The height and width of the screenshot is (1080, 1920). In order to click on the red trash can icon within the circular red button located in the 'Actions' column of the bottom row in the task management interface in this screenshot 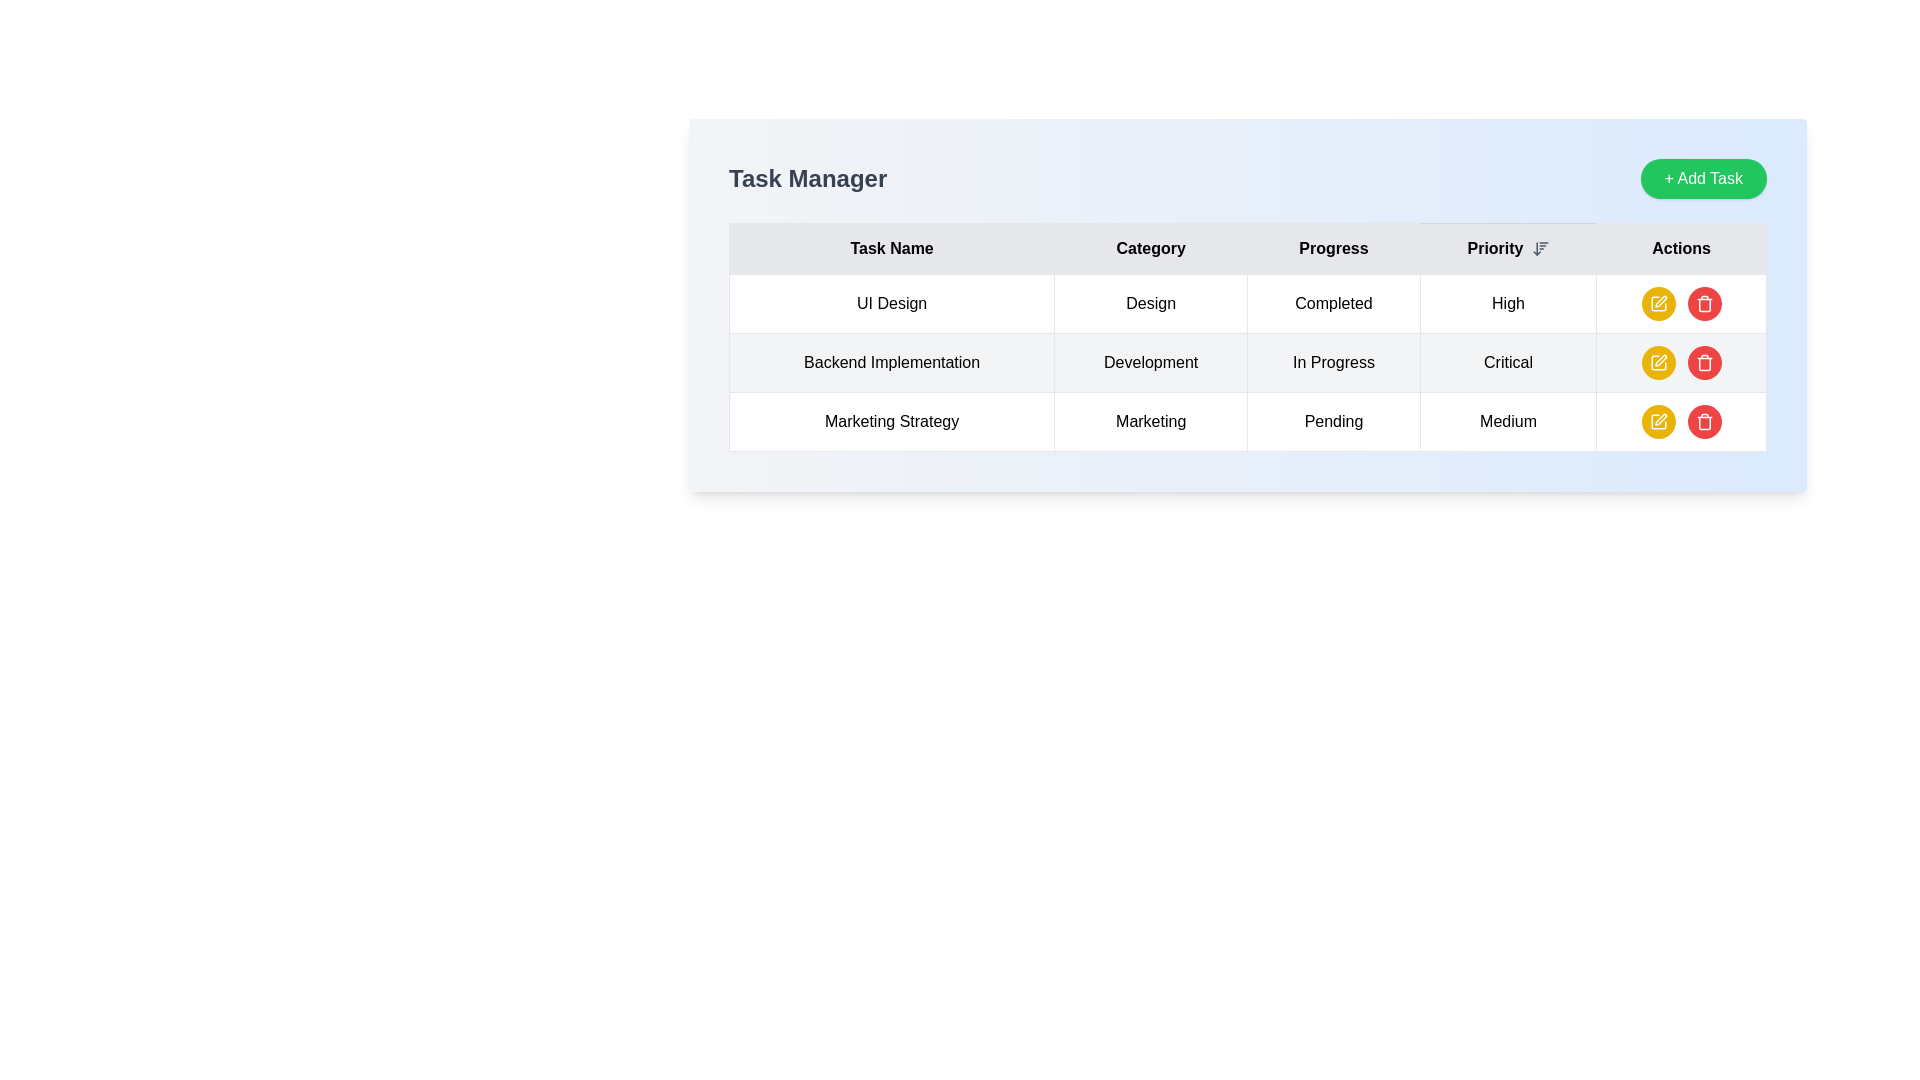, I will do `click(1703, 420)`.